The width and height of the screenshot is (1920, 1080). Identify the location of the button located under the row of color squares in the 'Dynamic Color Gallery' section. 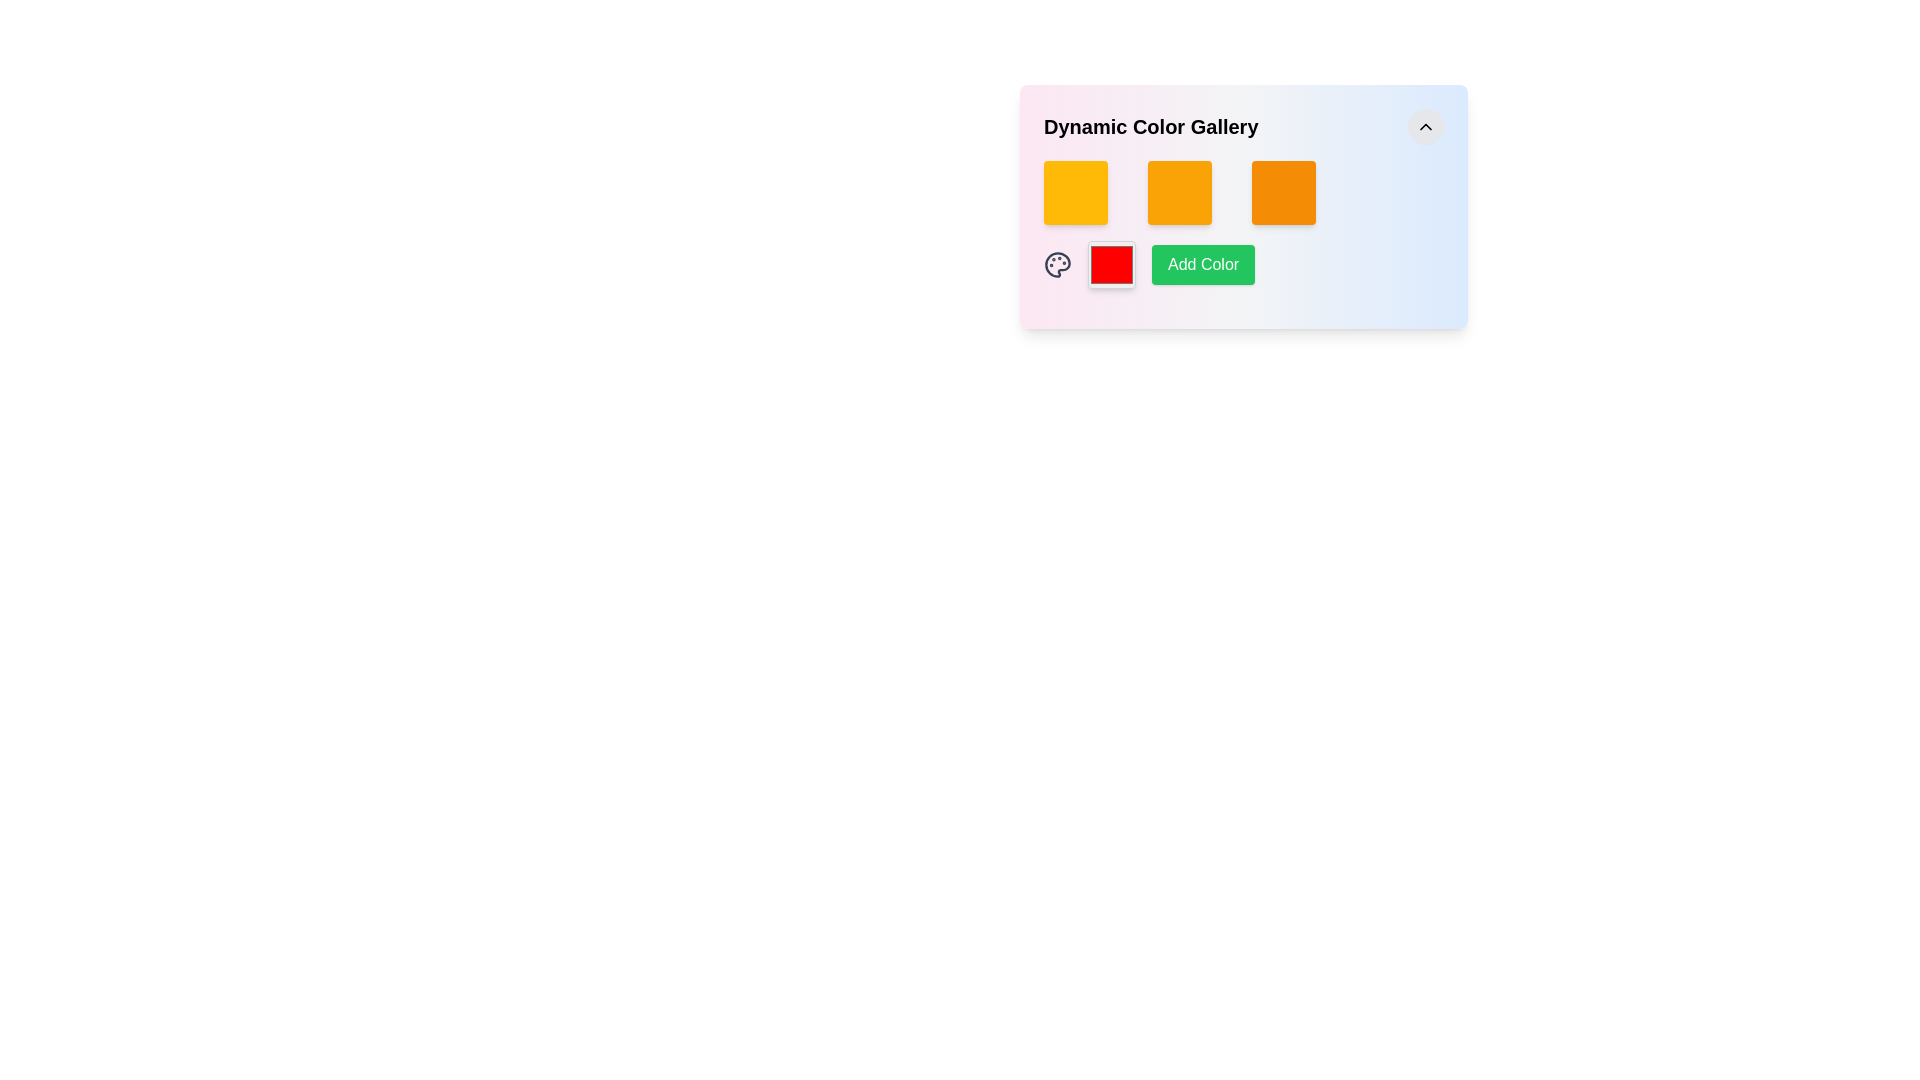
(1242, 224).